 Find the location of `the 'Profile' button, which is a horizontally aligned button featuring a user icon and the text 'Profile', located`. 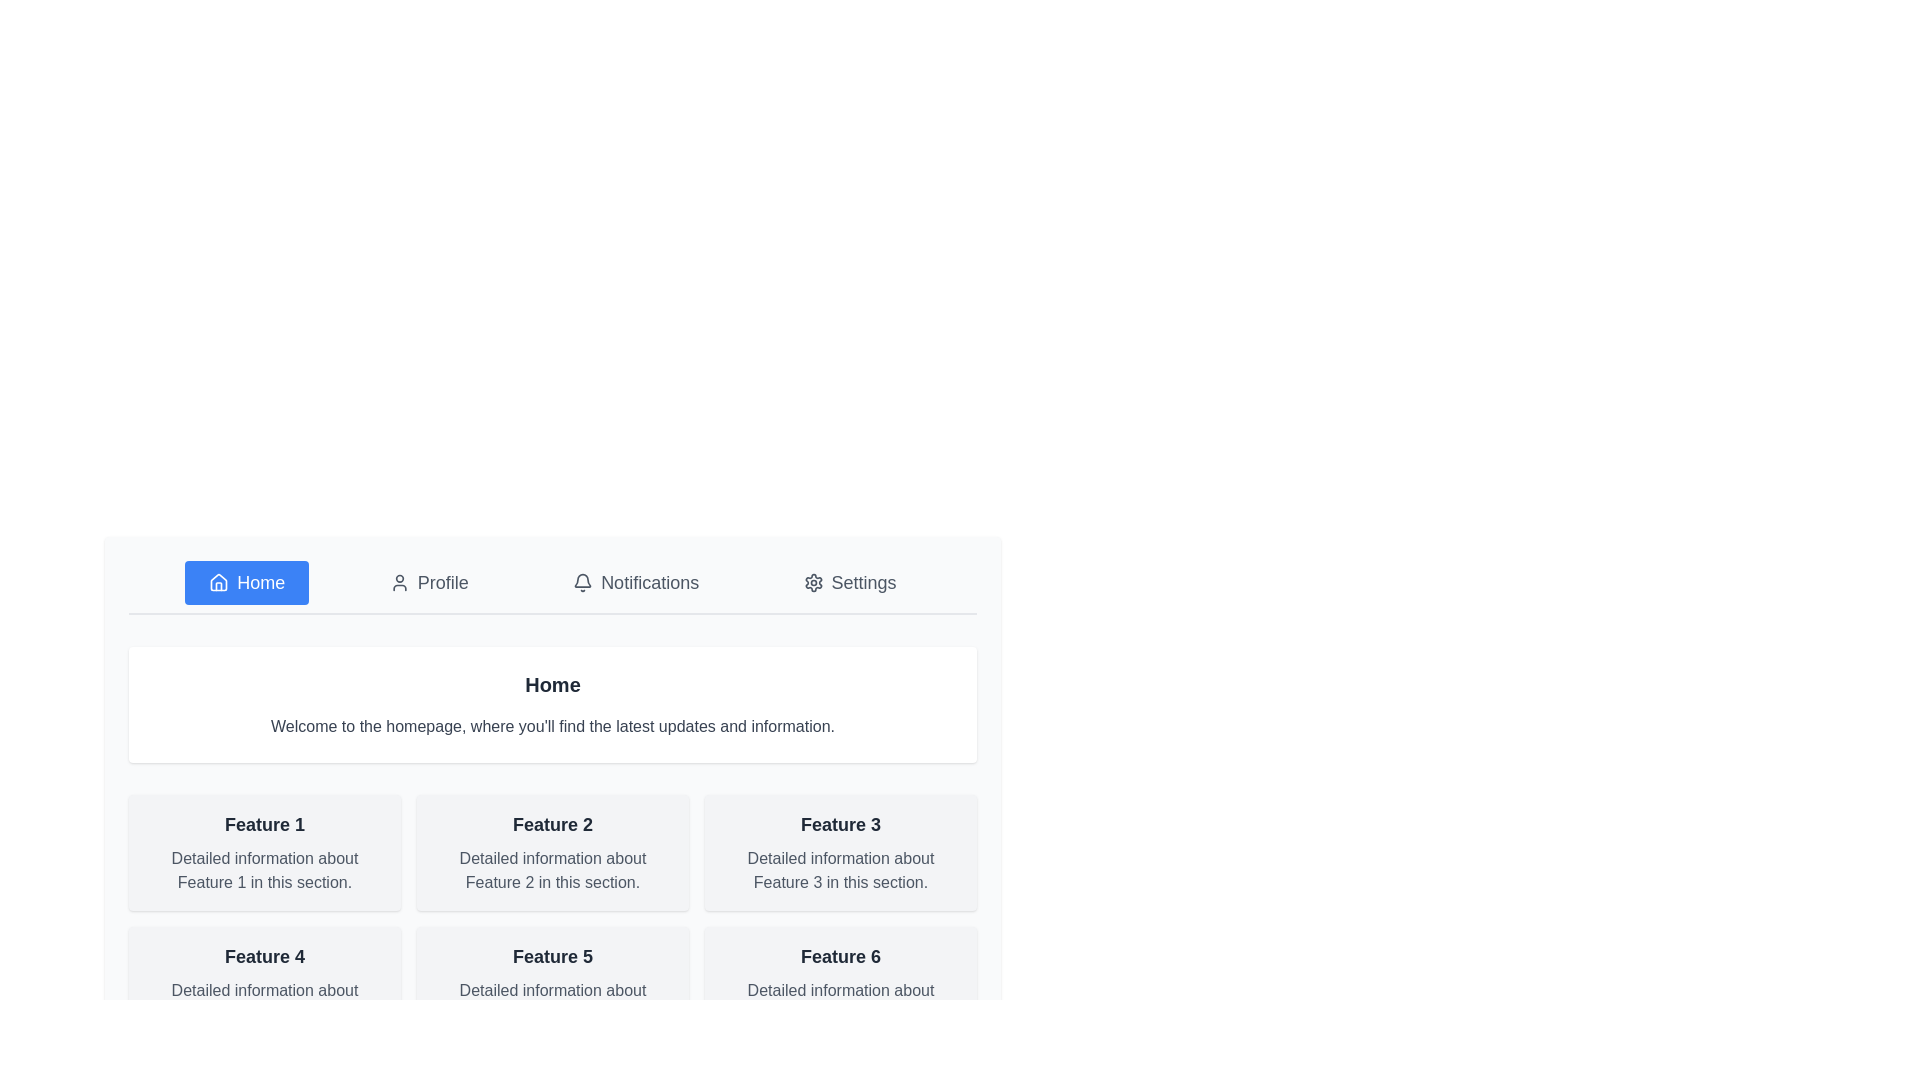

the 'Profile' button, which is a horizontally aligned button featuring a user icon and the text 'Profile', located is located at coordinates (428, 582).